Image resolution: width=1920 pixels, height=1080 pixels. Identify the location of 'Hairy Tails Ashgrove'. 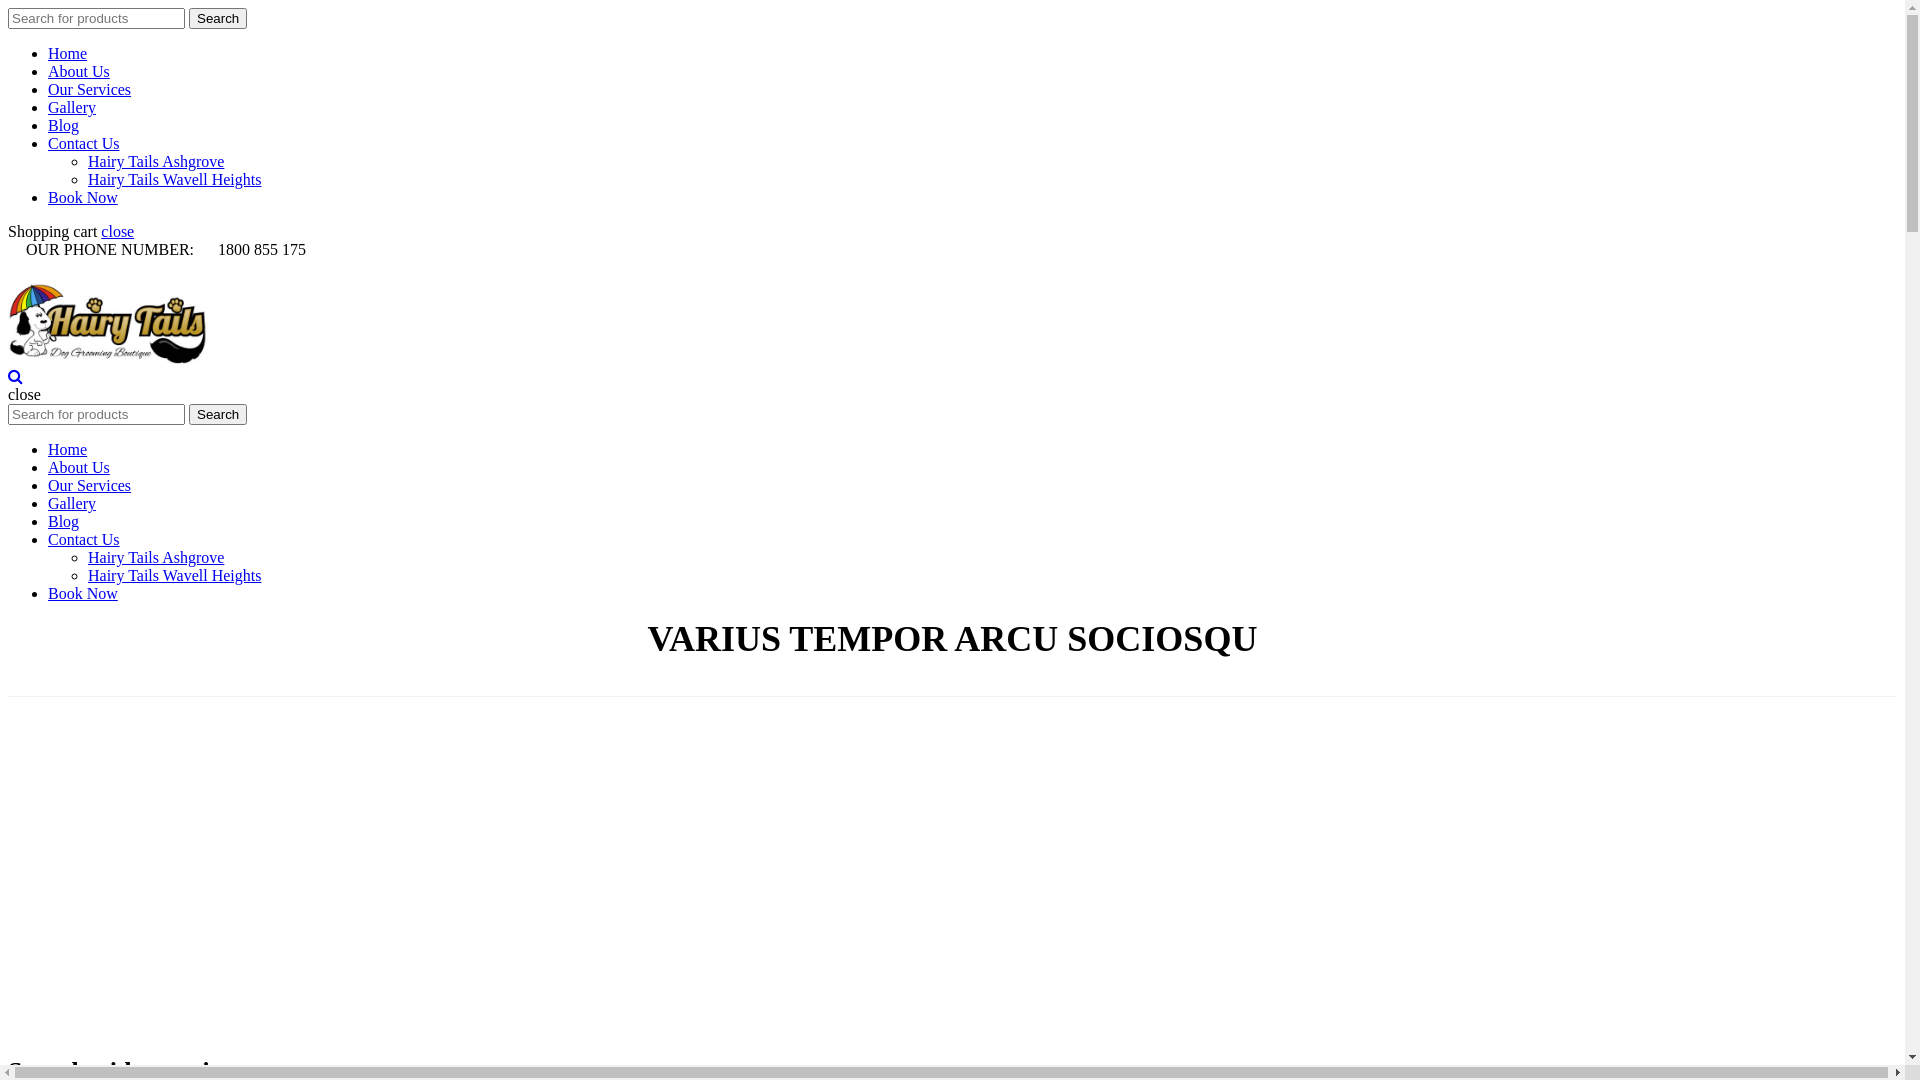
(86, 160).